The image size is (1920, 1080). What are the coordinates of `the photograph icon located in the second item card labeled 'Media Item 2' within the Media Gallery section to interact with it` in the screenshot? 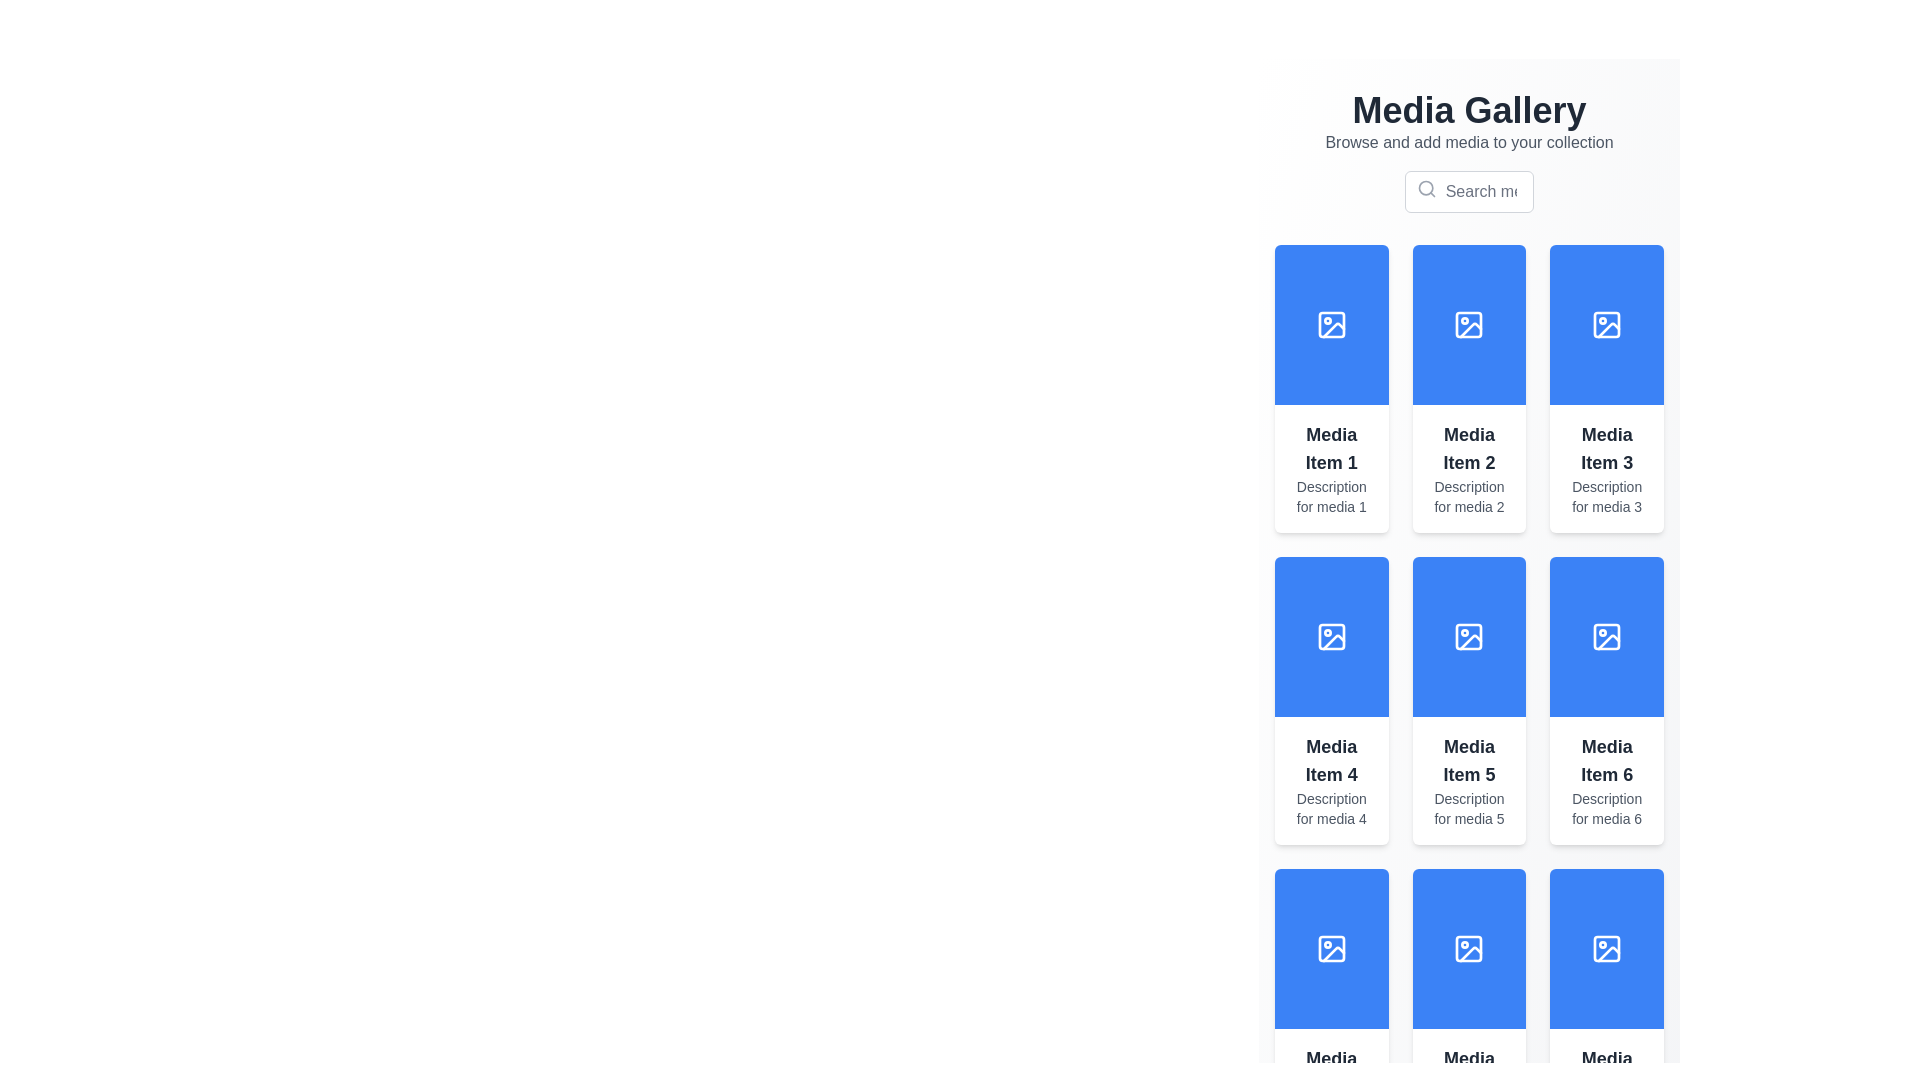 It's located at (1468, 323).